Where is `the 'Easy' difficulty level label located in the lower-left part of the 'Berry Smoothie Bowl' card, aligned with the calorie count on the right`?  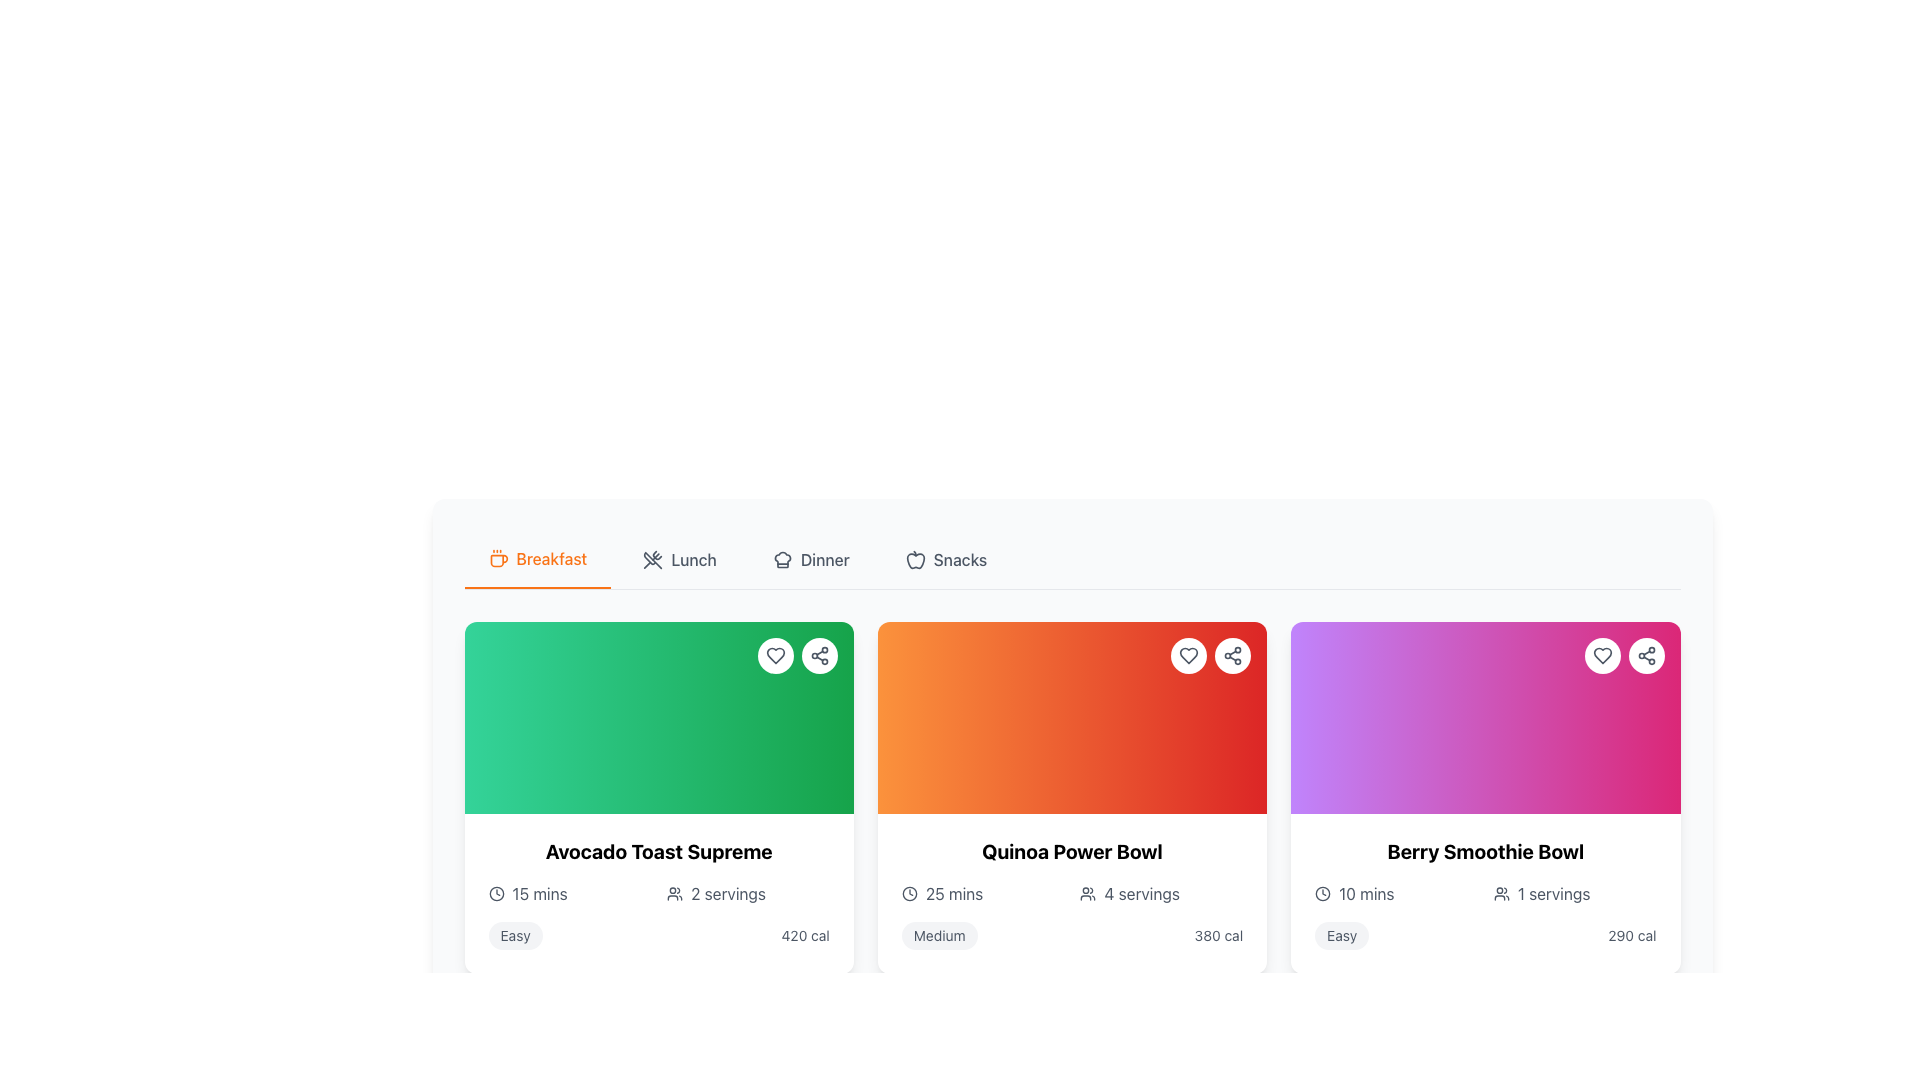
the 'Easy' difficulty level label located in the lower-left part of the 'Berry Smoothie Bowl' card, aligned with the calorie count on the right is located at coordinates (1342, 936).